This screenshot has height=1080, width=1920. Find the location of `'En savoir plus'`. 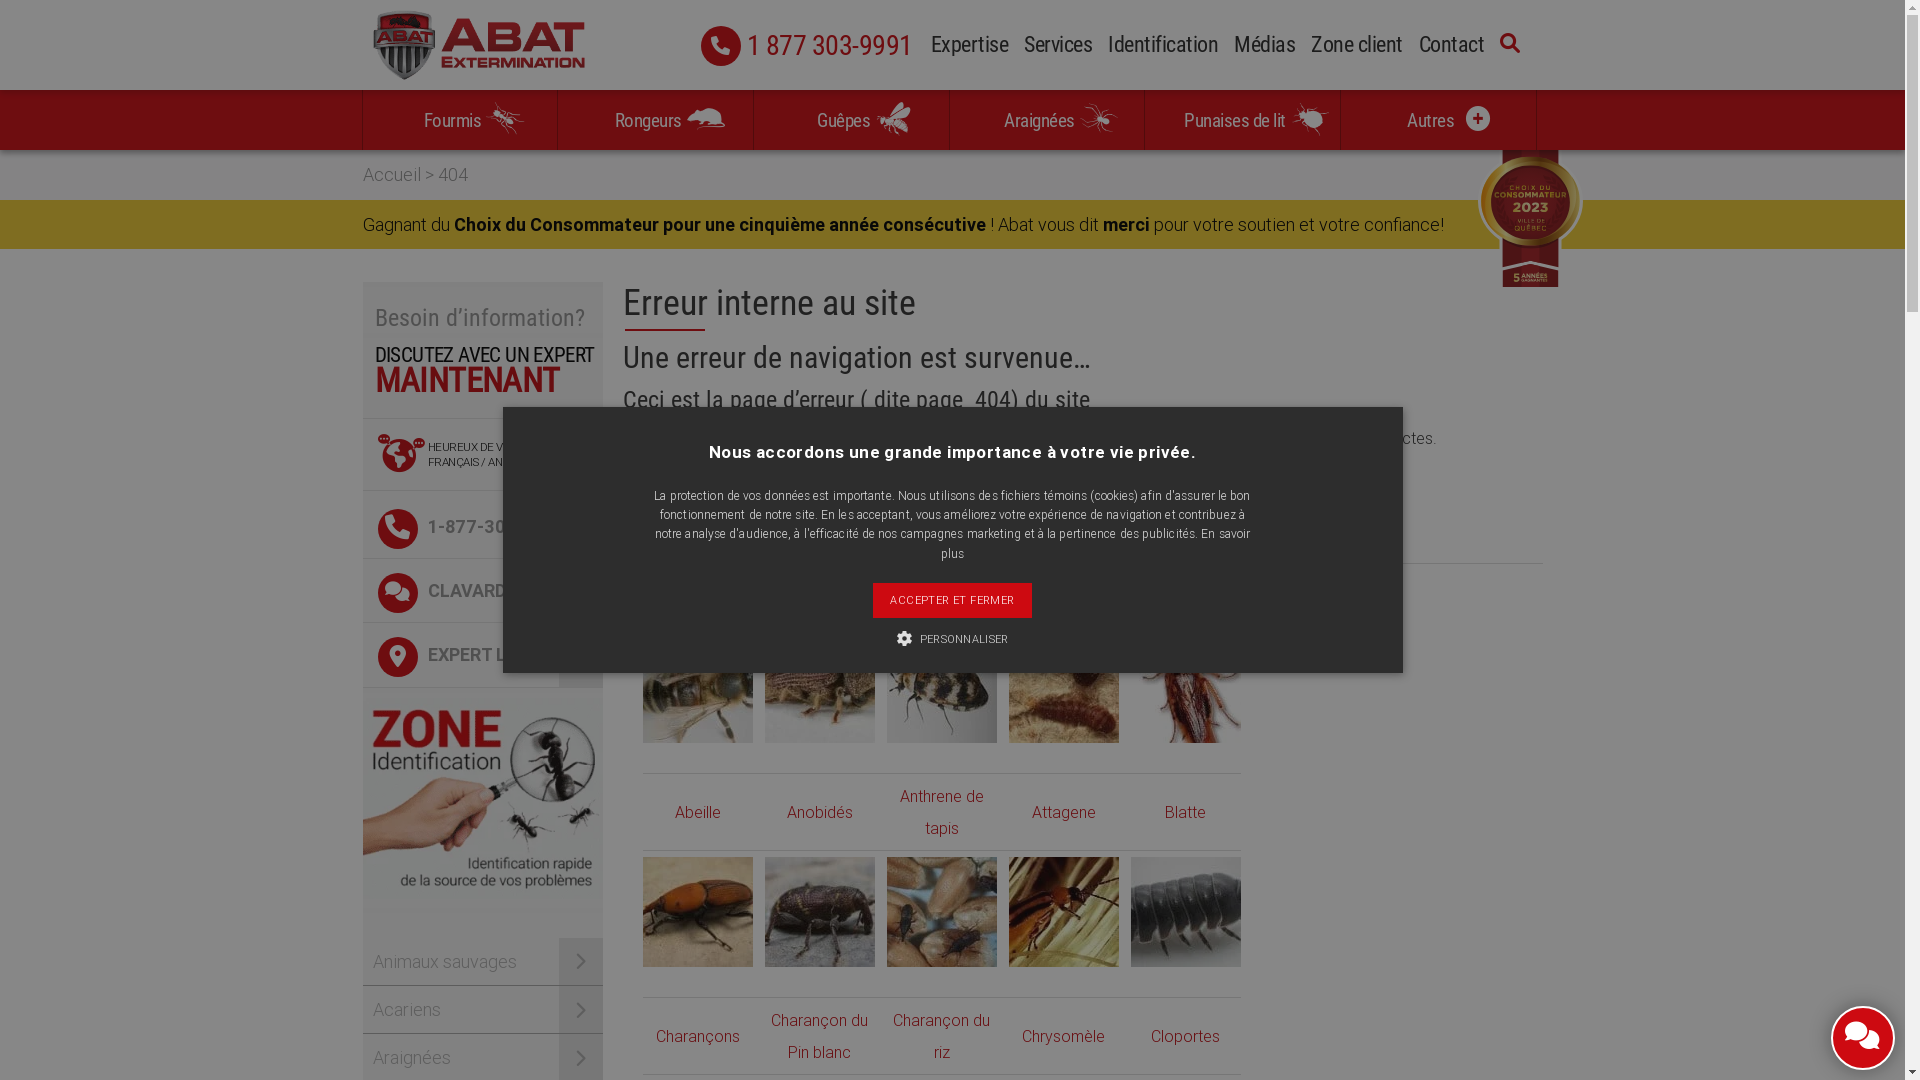

'En savoir plus' is located at coordinates (1094, 543).